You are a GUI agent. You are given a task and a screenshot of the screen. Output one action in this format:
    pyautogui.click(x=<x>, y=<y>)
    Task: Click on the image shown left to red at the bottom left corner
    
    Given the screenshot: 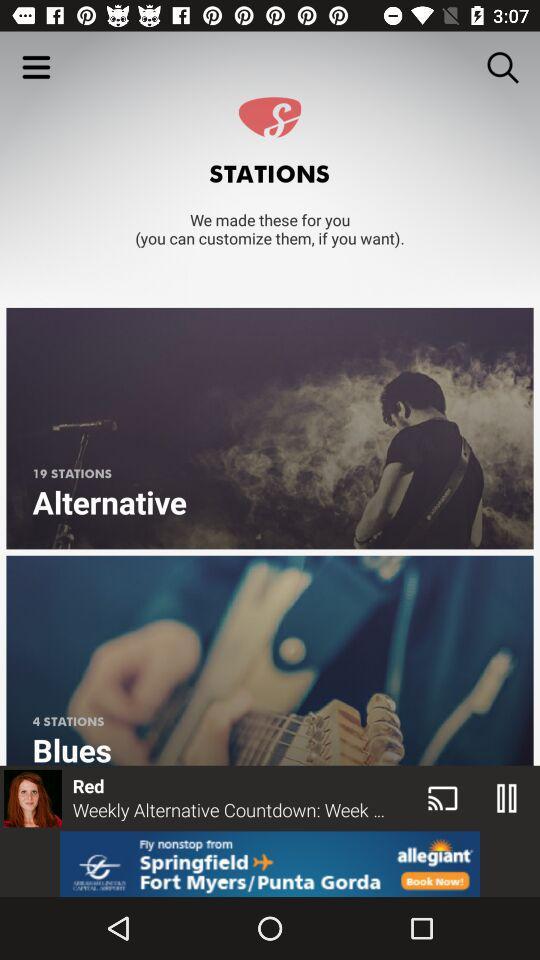 What is the action you would take?
    pyautogui.click(x=31, y=798)
    